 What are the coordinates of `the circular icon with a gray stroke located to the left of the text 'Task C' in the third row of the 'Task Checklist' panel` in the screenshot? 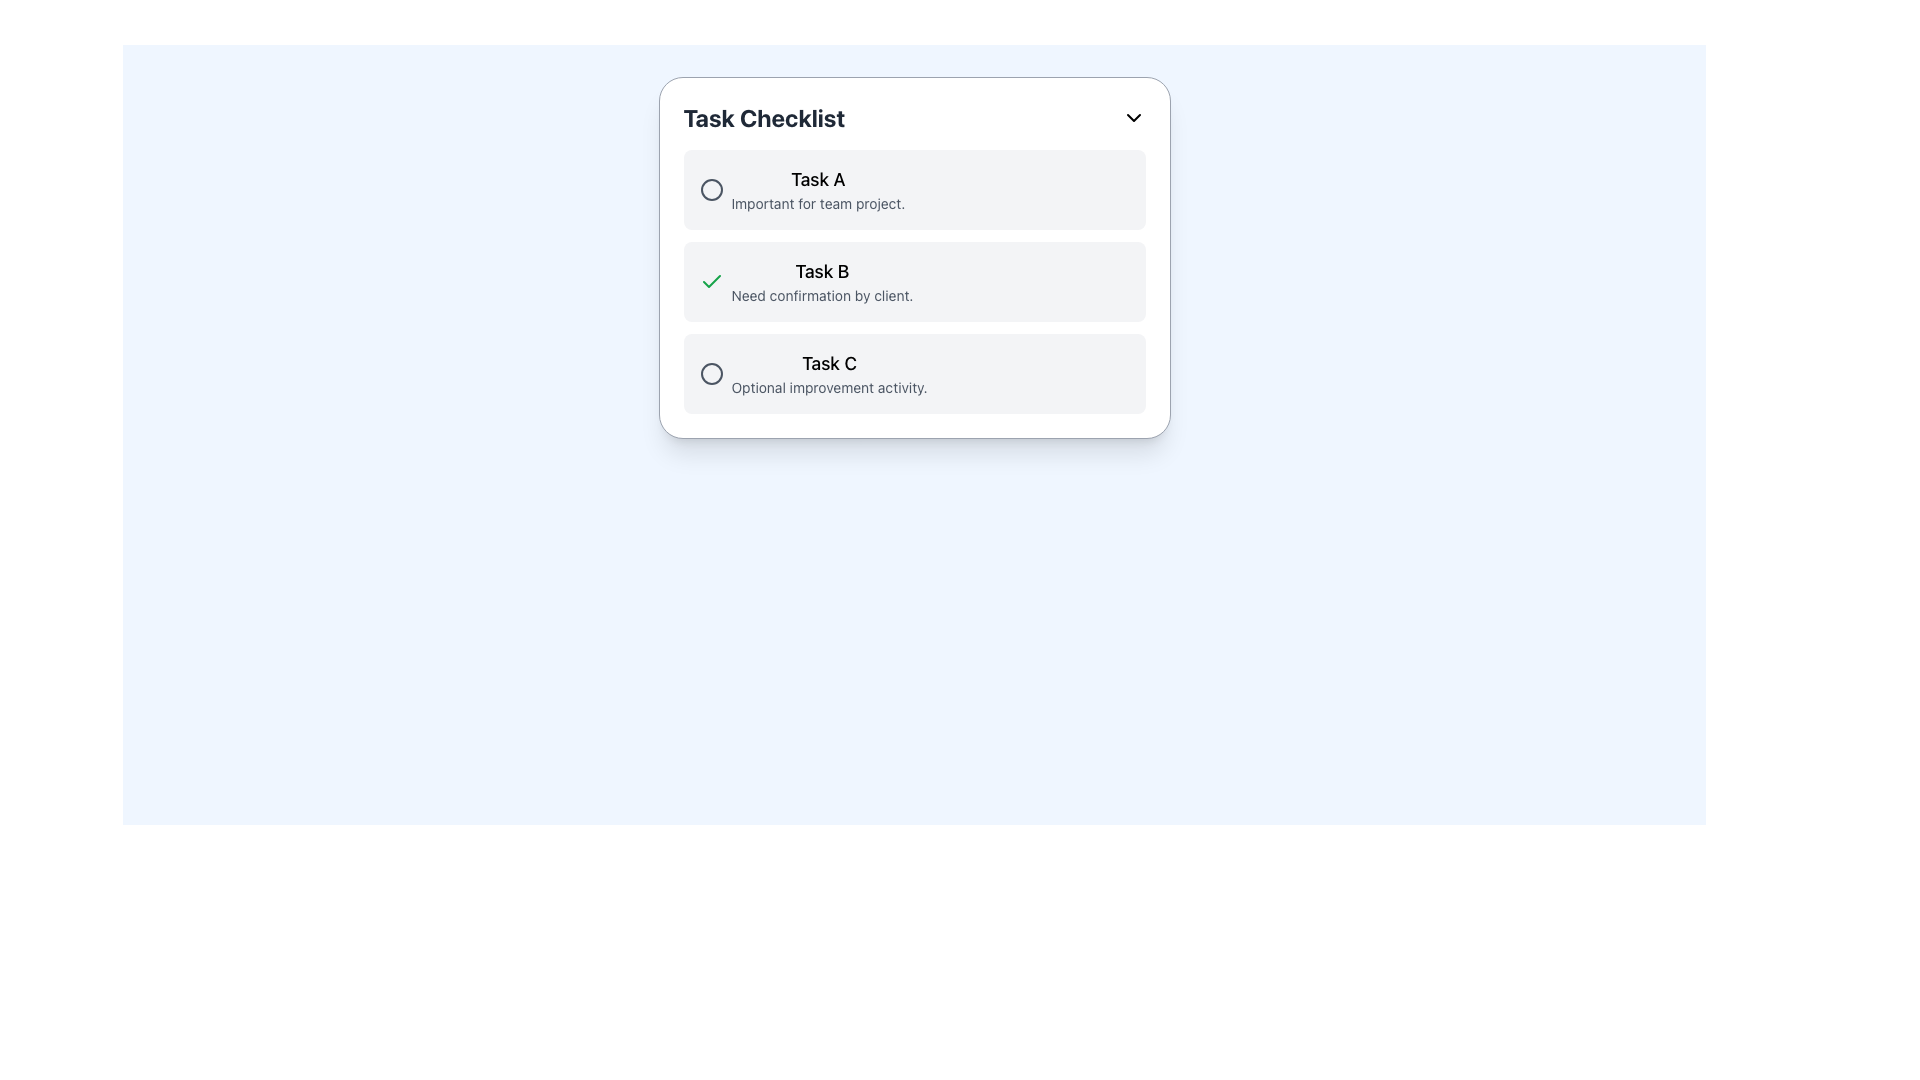 It's located at (711, 374).